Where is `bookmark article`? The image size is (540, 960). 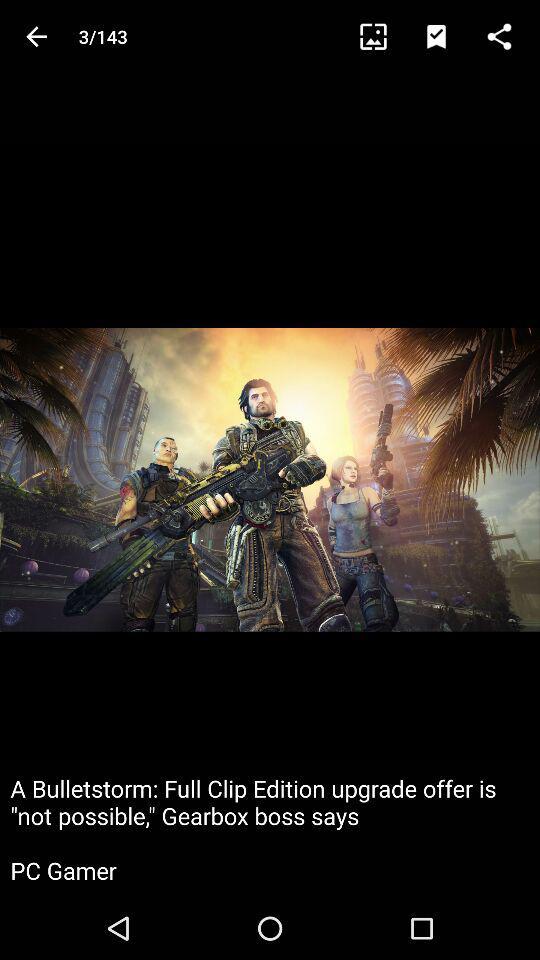
bookmark article is located at coordinates (445, 35).